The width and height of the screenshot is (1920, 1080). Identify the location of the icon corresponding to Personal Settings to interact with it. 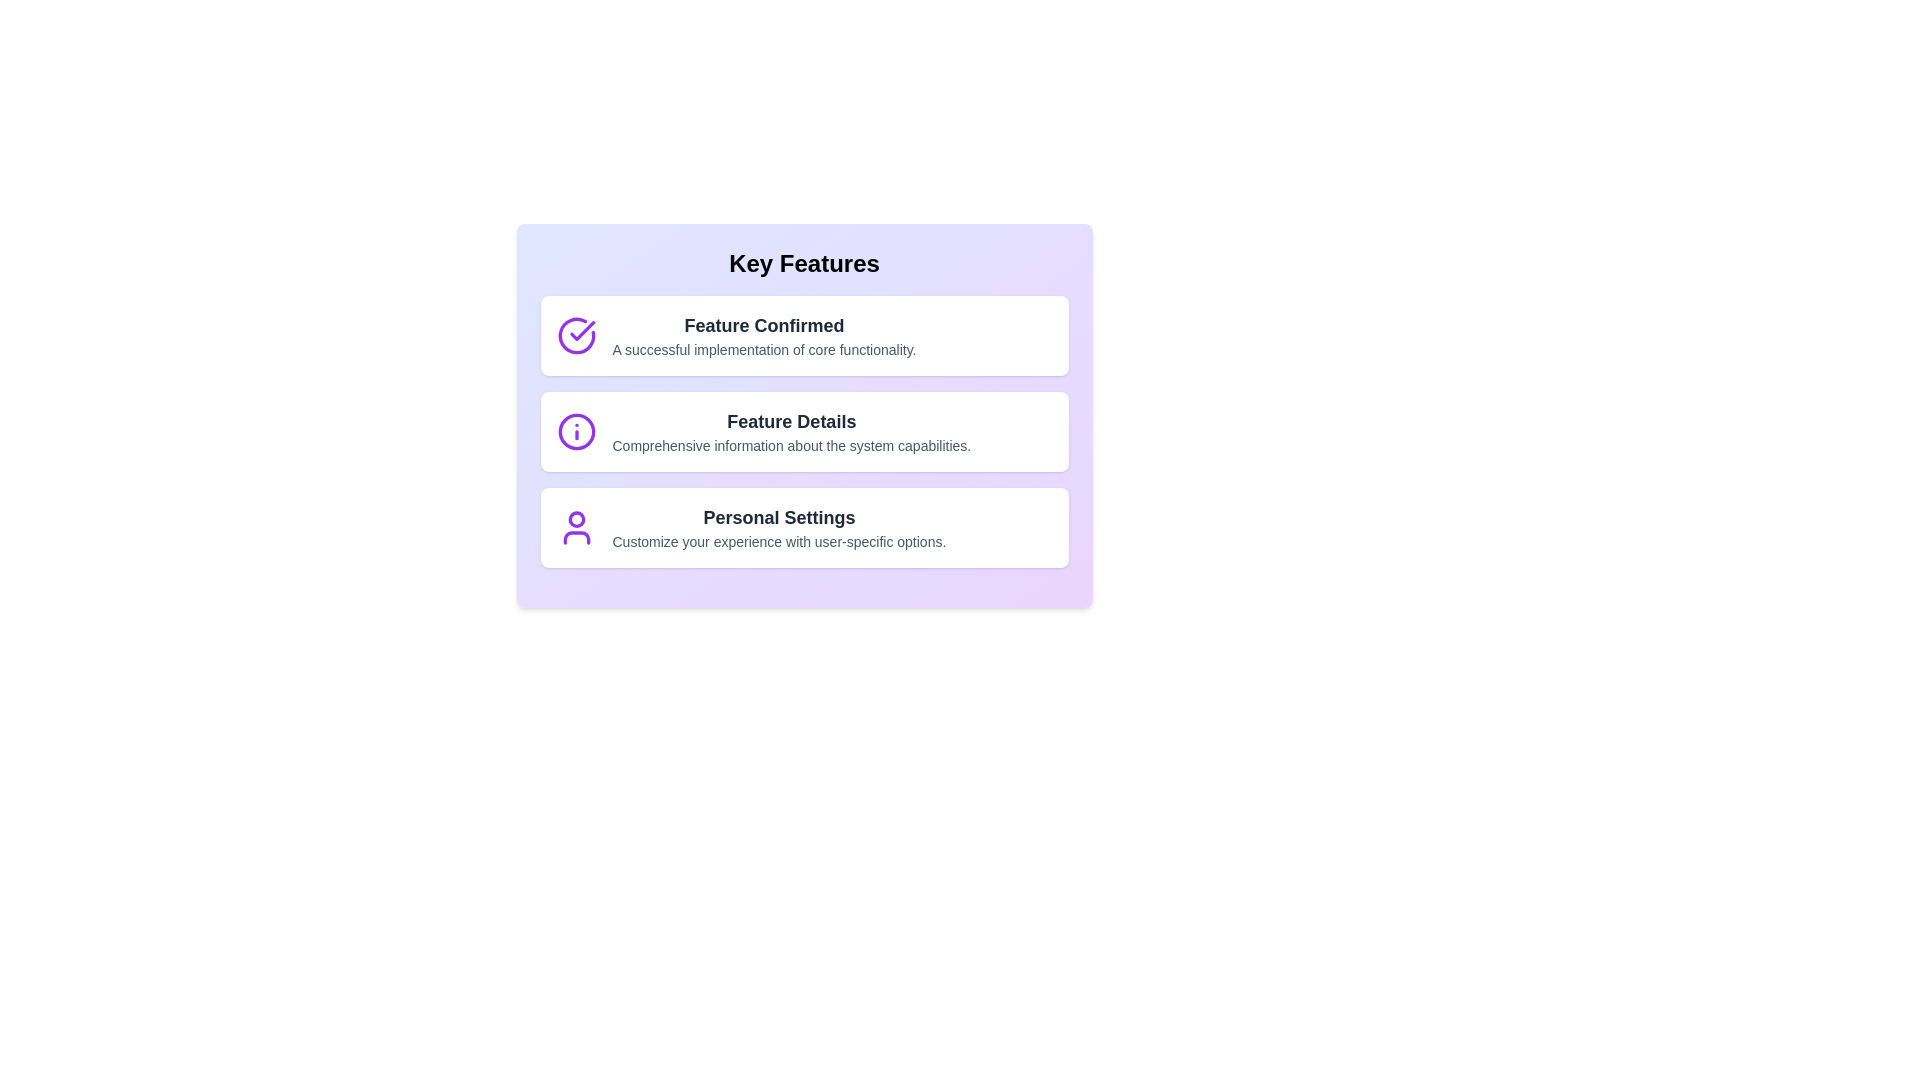
(575, 527).